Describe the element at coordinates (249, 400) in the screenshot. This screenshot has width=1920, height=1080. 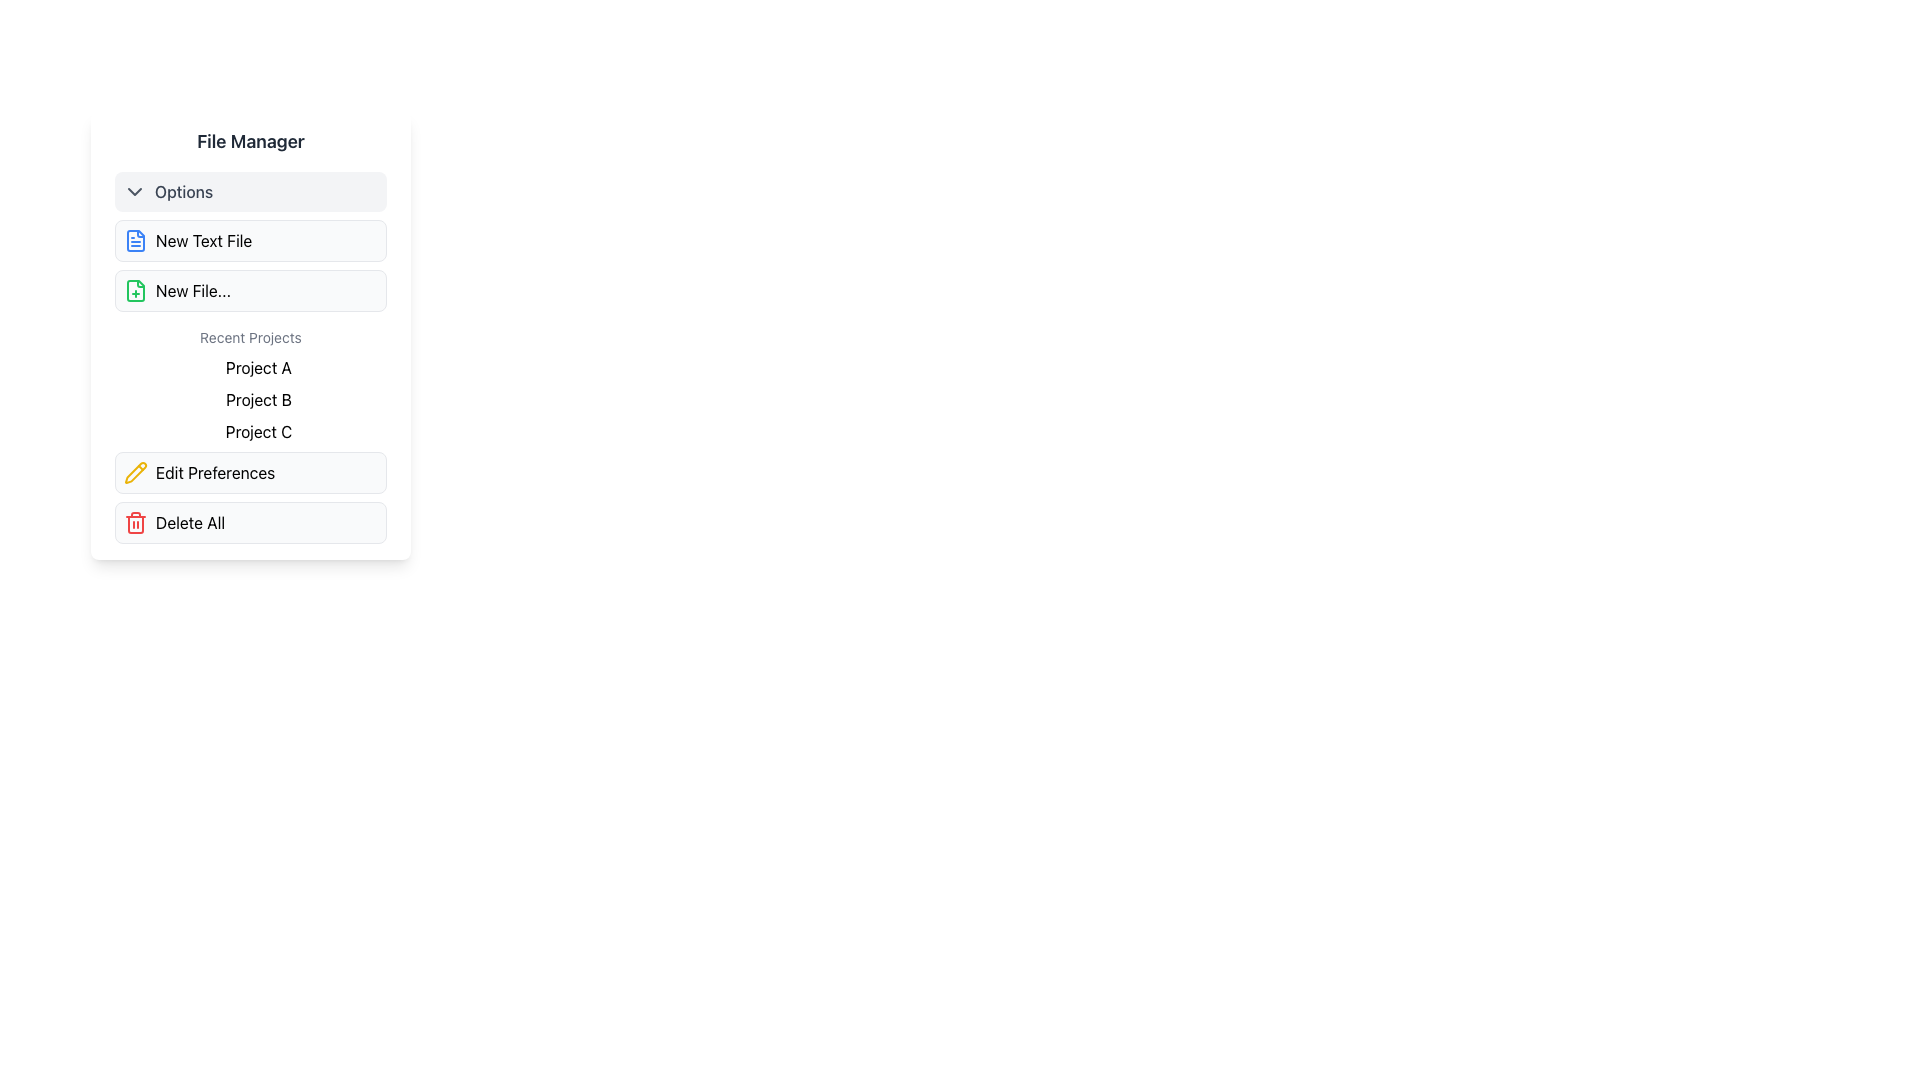
I see `the text label reading 'Project B', which is the second entry in the 'Recent Projects' list` at that location.